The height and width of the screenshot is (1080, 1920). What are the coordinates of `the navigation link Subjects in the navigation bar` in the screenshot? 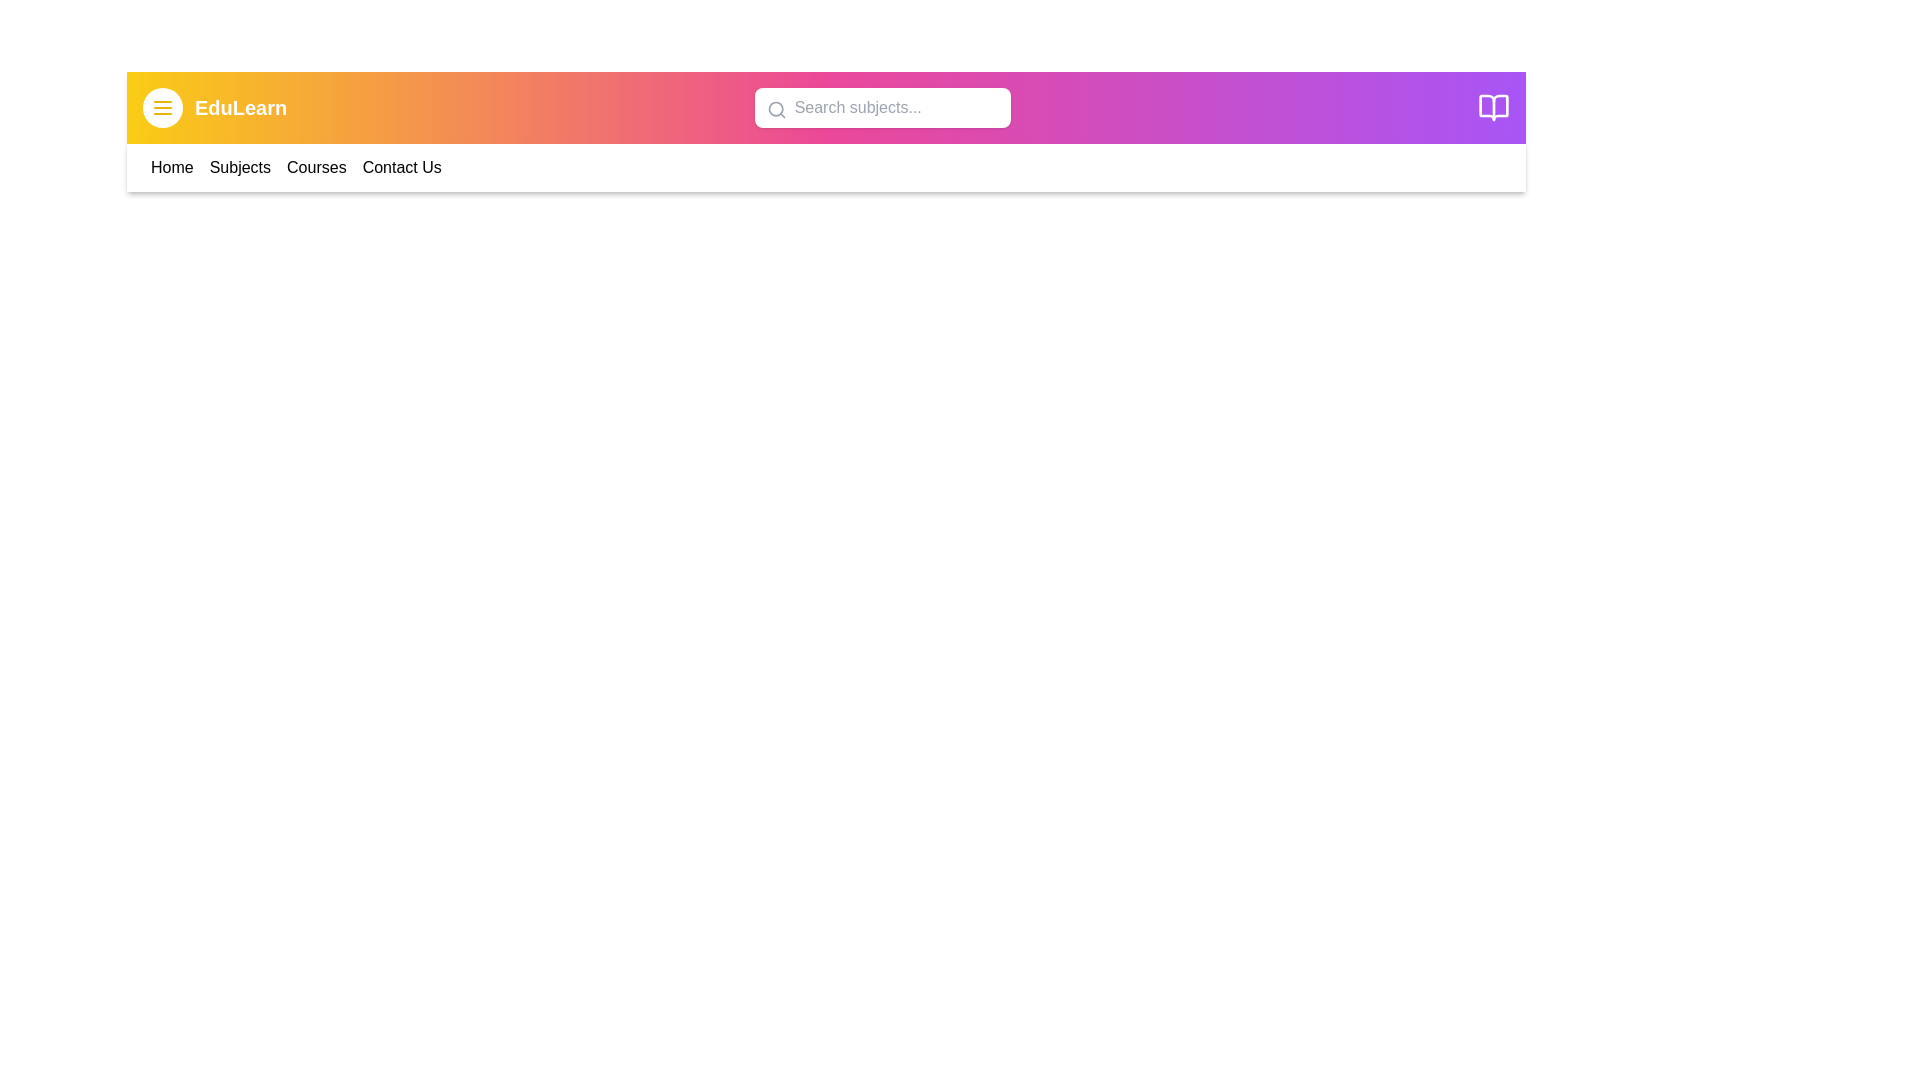 It's located at (240, 167).